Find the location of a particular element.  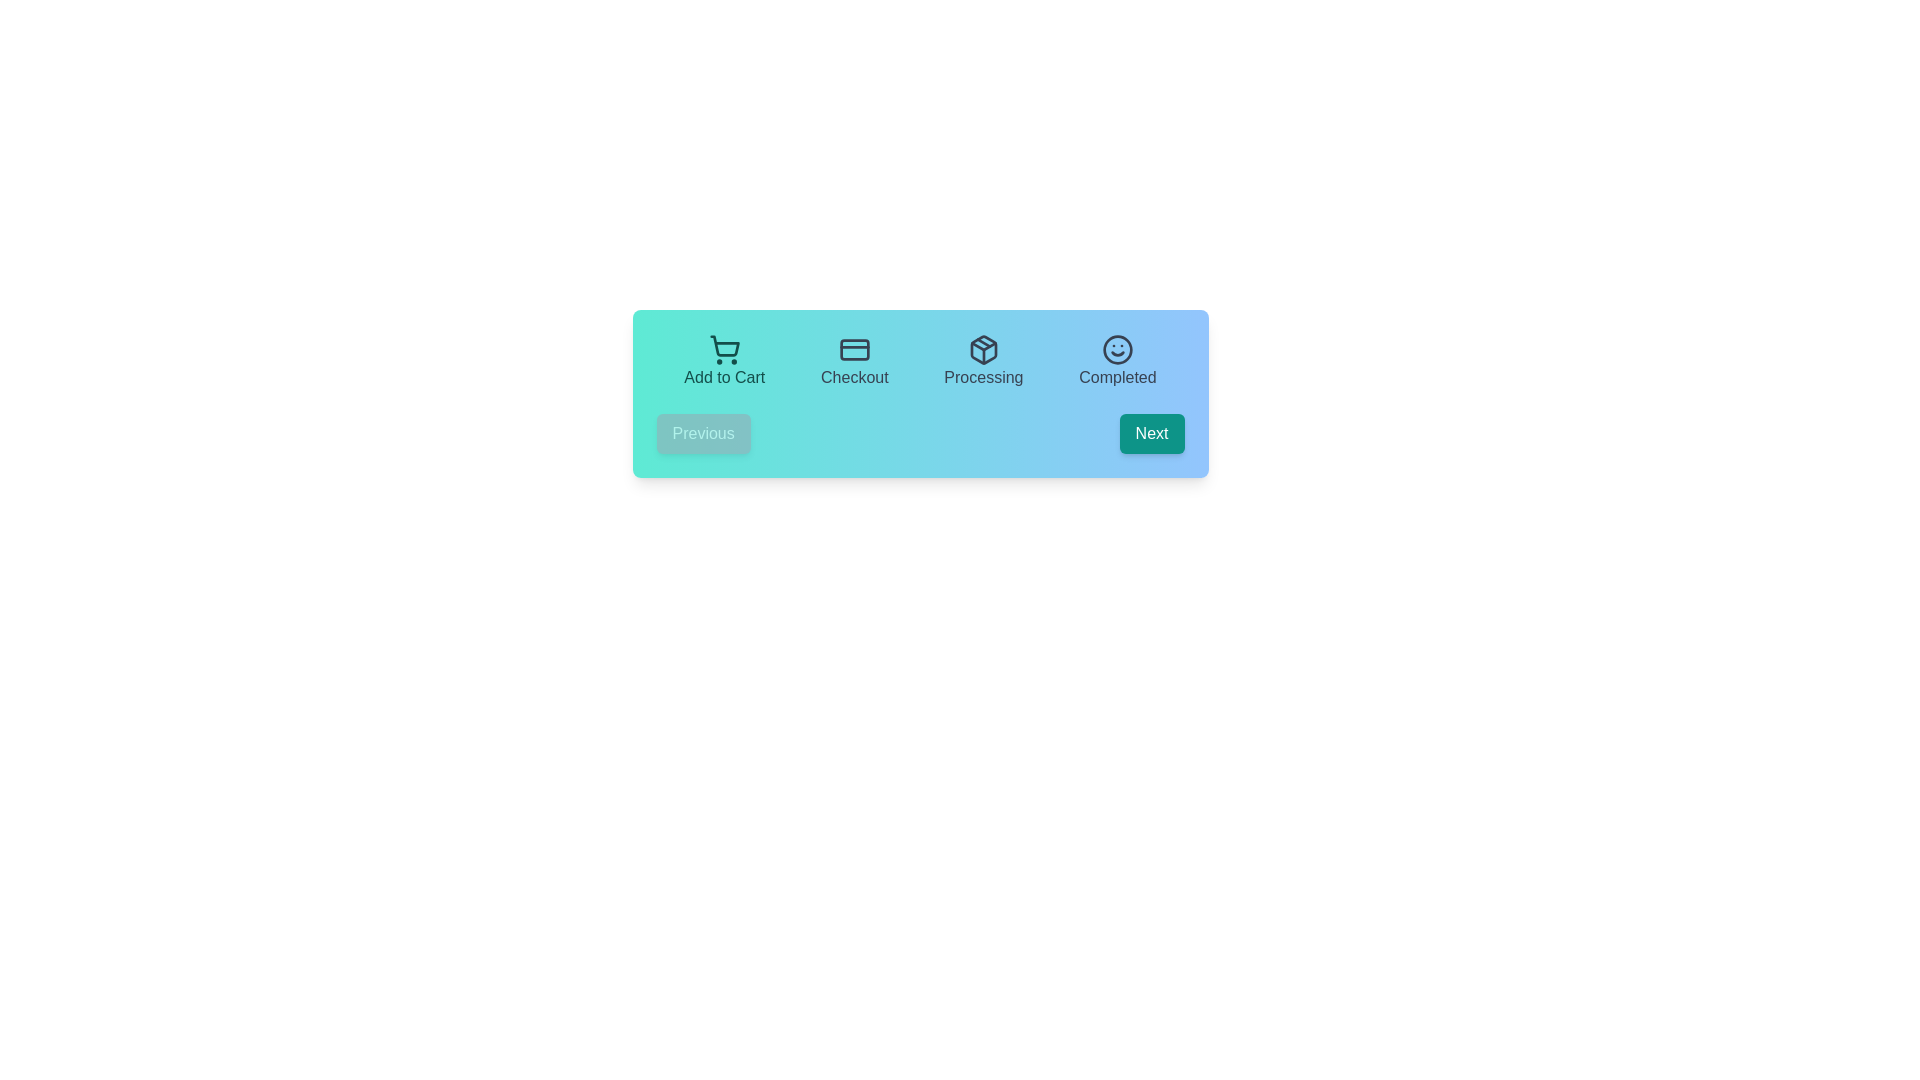

the step Completed to observe the hover effect is located at coordinates (1117, 362).